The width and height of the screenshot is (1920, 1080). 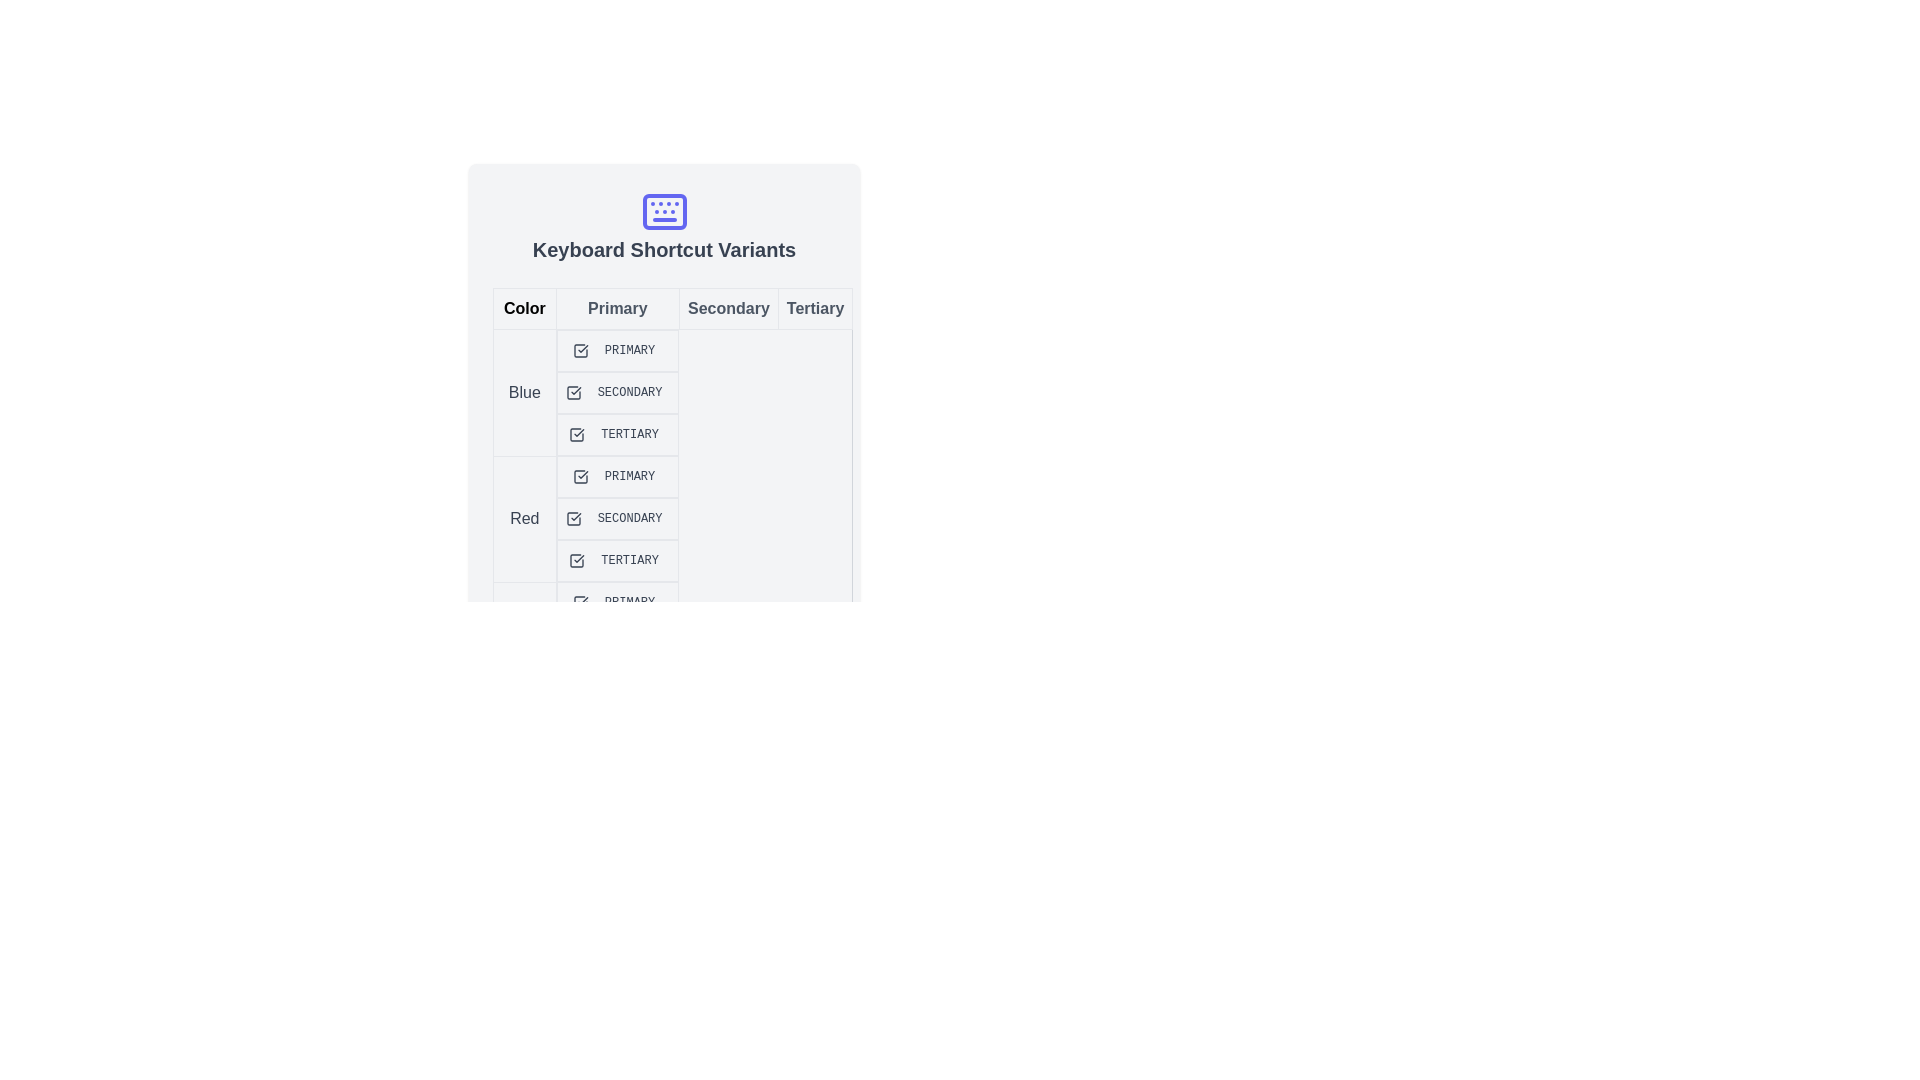 What do you see at coordinates (524, 392) in the screenshot?
I see `the text label displaying the word 'Blue', which is the first entry under the 'Color' column` at bounding box center [524, 392].